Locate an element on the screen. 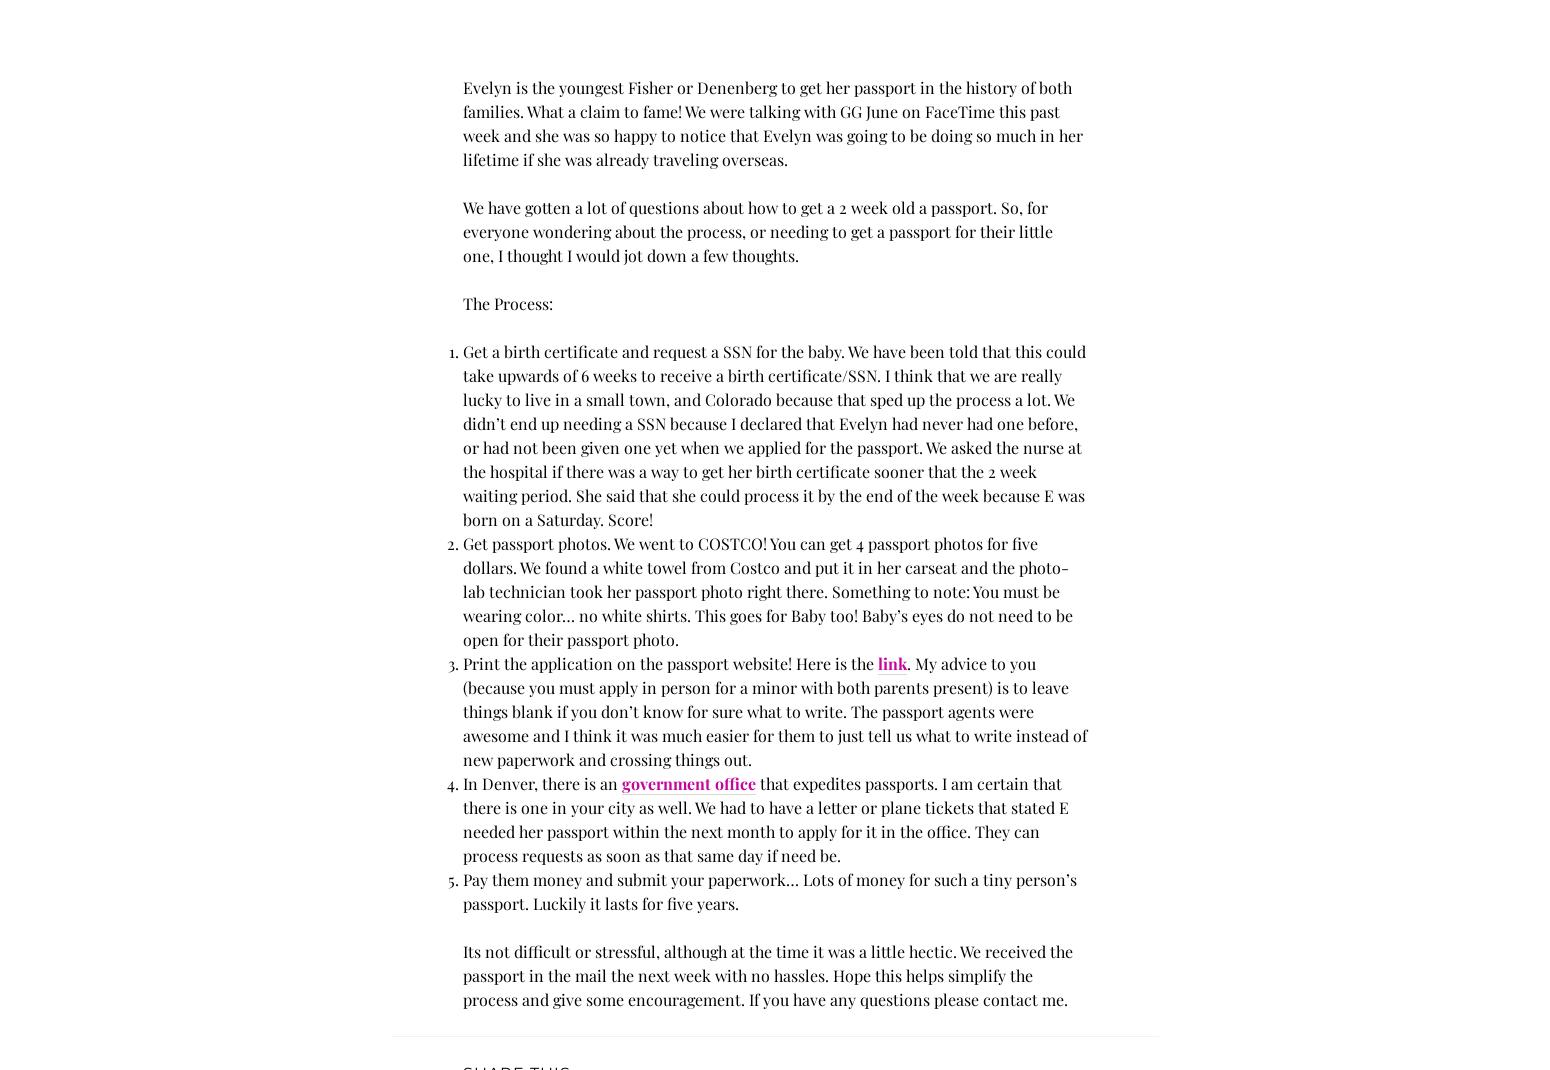 Image resolution: width=1550 pixels, height=1070 pixels. 'In Denver, there is an' is located at coordinates (541, 782).